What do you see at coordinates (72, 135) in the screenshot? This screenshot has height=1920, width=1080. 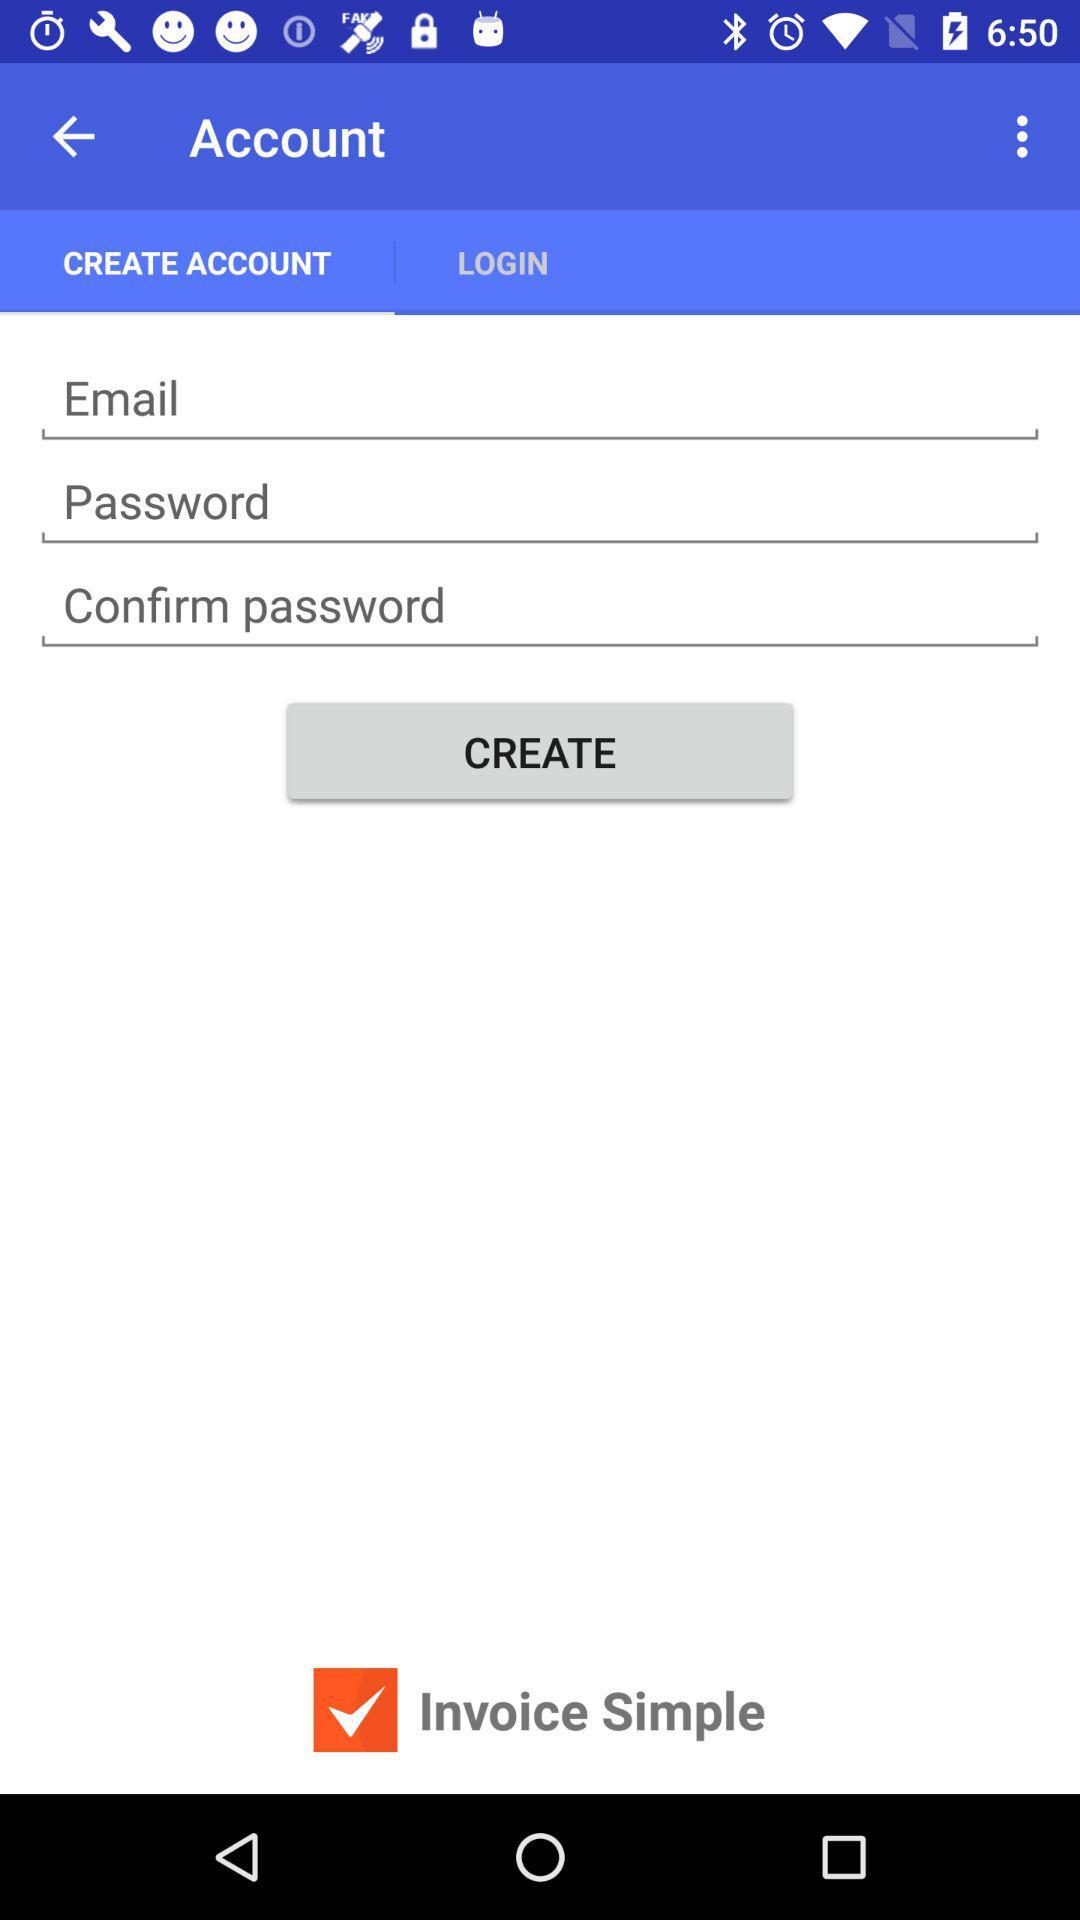 I see `the icon above the create account icon` at bounding box center [72, 135].